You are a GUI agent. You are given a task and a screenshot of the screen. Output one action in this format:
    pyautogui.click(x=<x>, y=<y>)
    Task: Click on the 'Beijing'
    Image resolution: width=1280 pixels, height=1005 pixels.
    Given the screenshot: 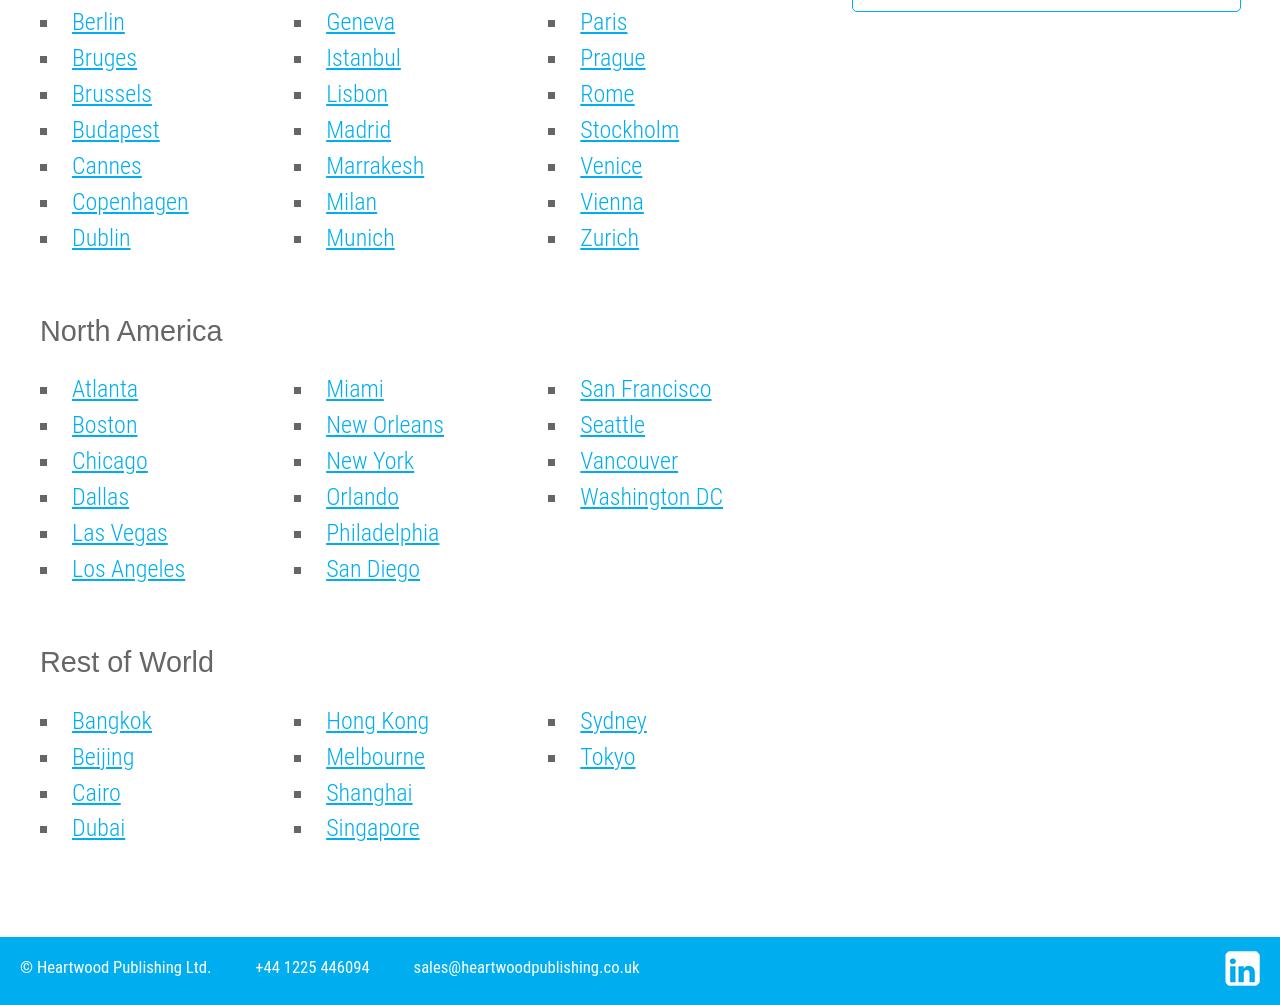 What is the action you would take?
    pyautogui.click(x=102, y=755)
    